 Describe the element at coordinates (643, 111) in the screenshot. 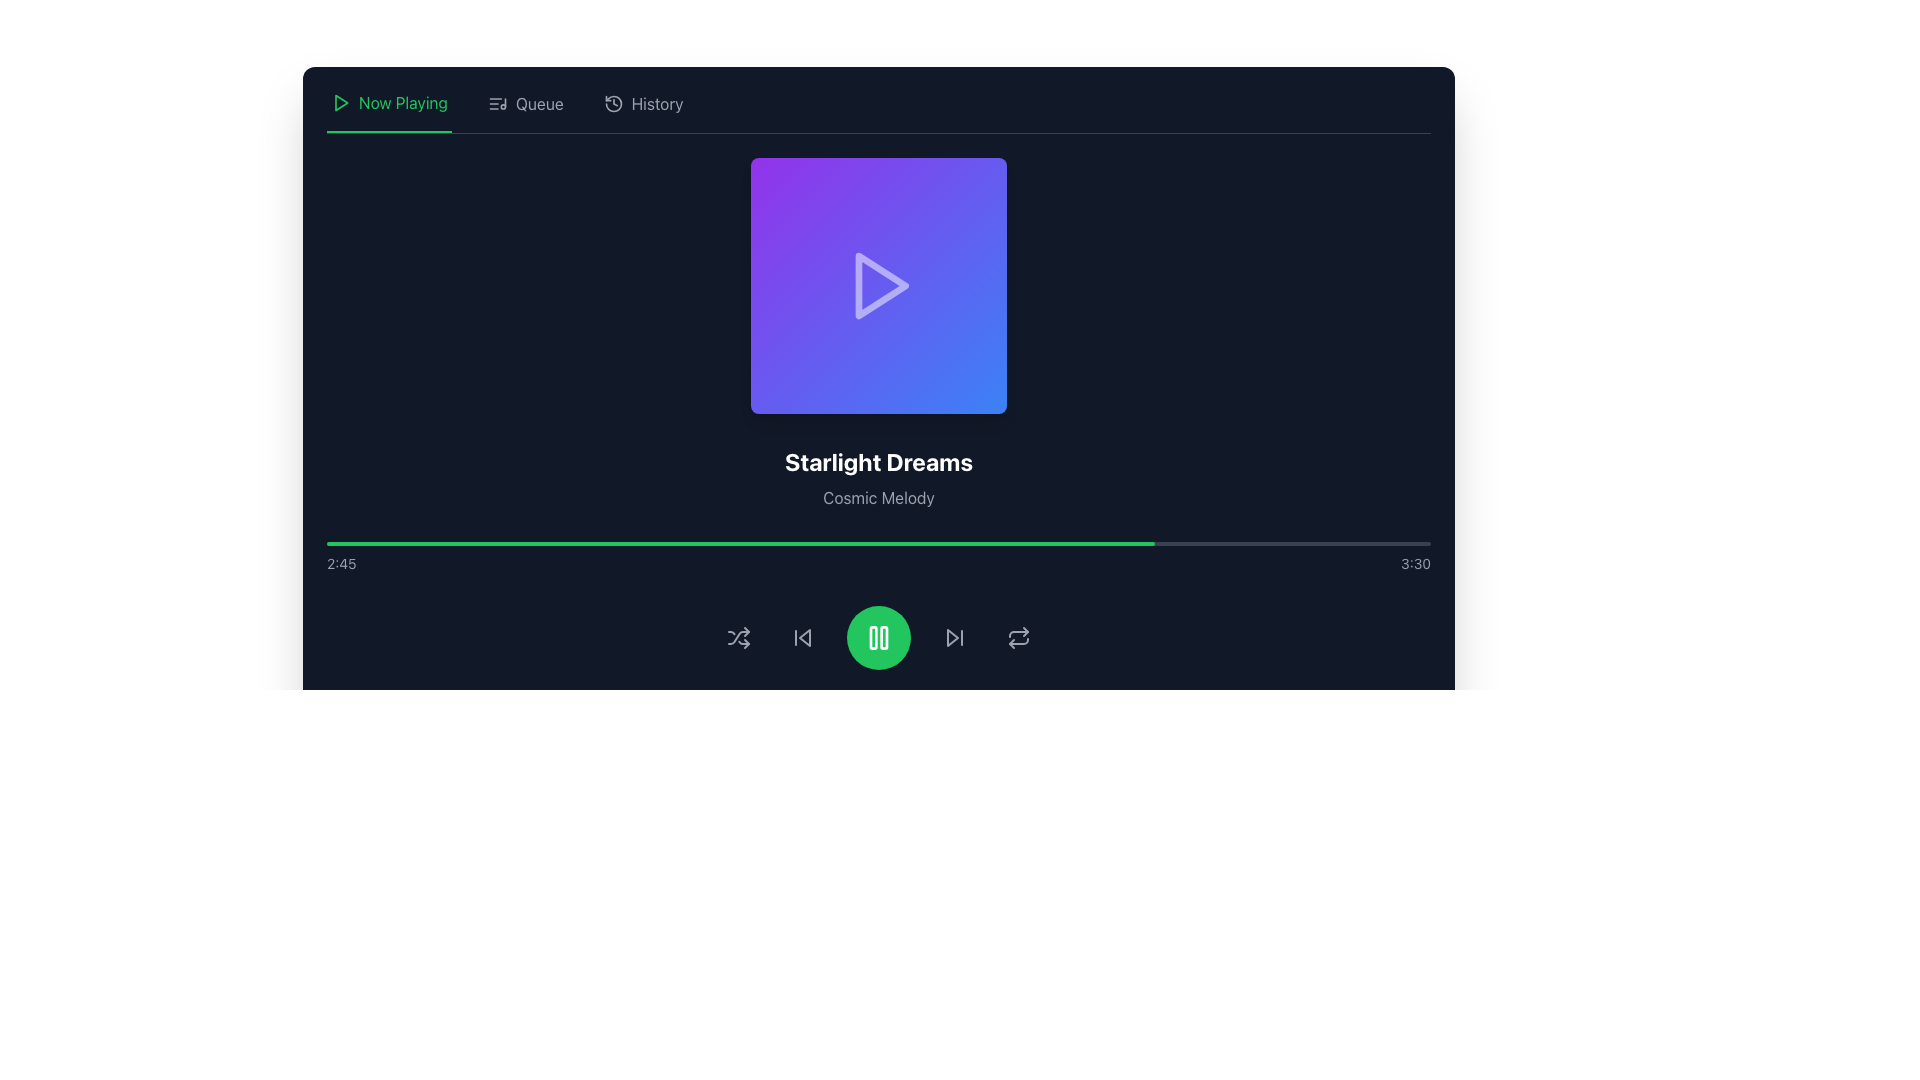

I see `the clickable navigation menu item labeled 'History' located on the top navigation bar, which is positioned between 'Queue' and the main content area` at that location.